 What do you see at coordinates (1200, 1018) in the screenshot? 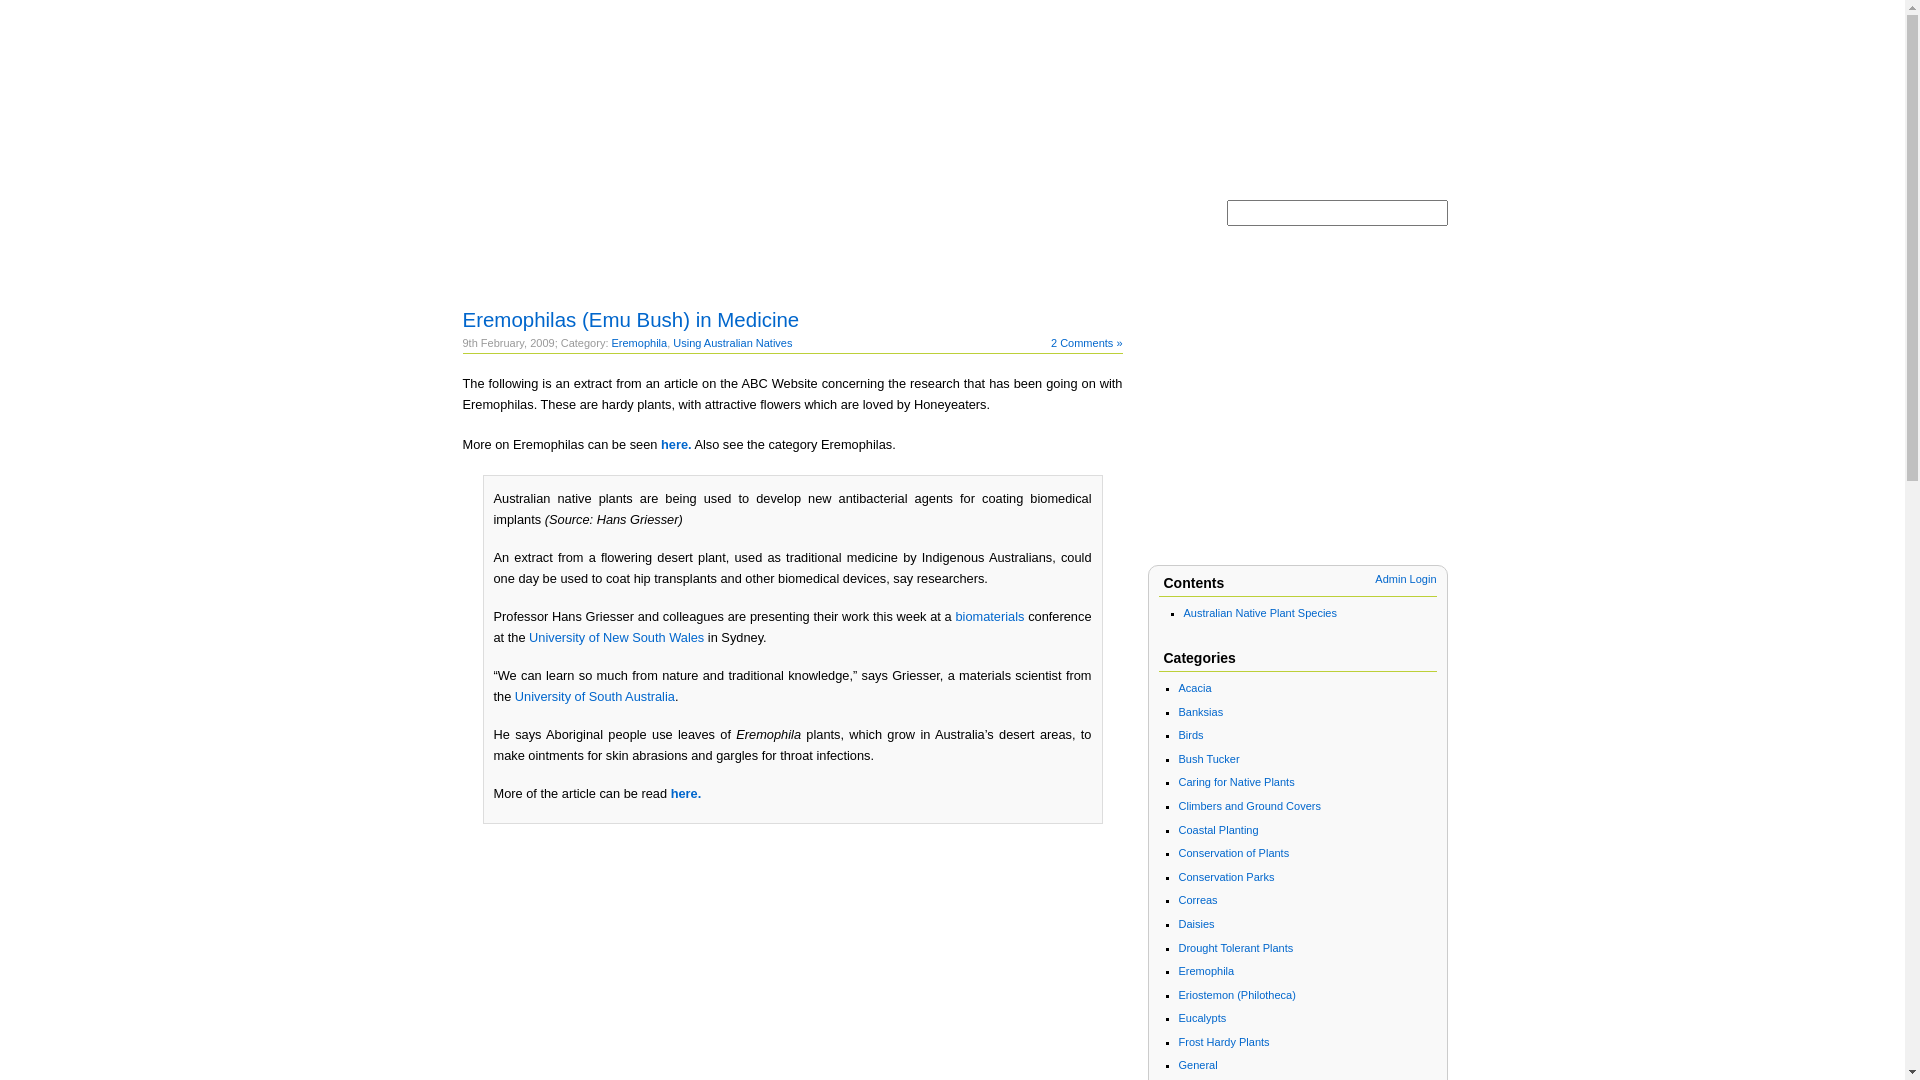
I see `'Eucalypts'` at bounding box center [1200, 1018].